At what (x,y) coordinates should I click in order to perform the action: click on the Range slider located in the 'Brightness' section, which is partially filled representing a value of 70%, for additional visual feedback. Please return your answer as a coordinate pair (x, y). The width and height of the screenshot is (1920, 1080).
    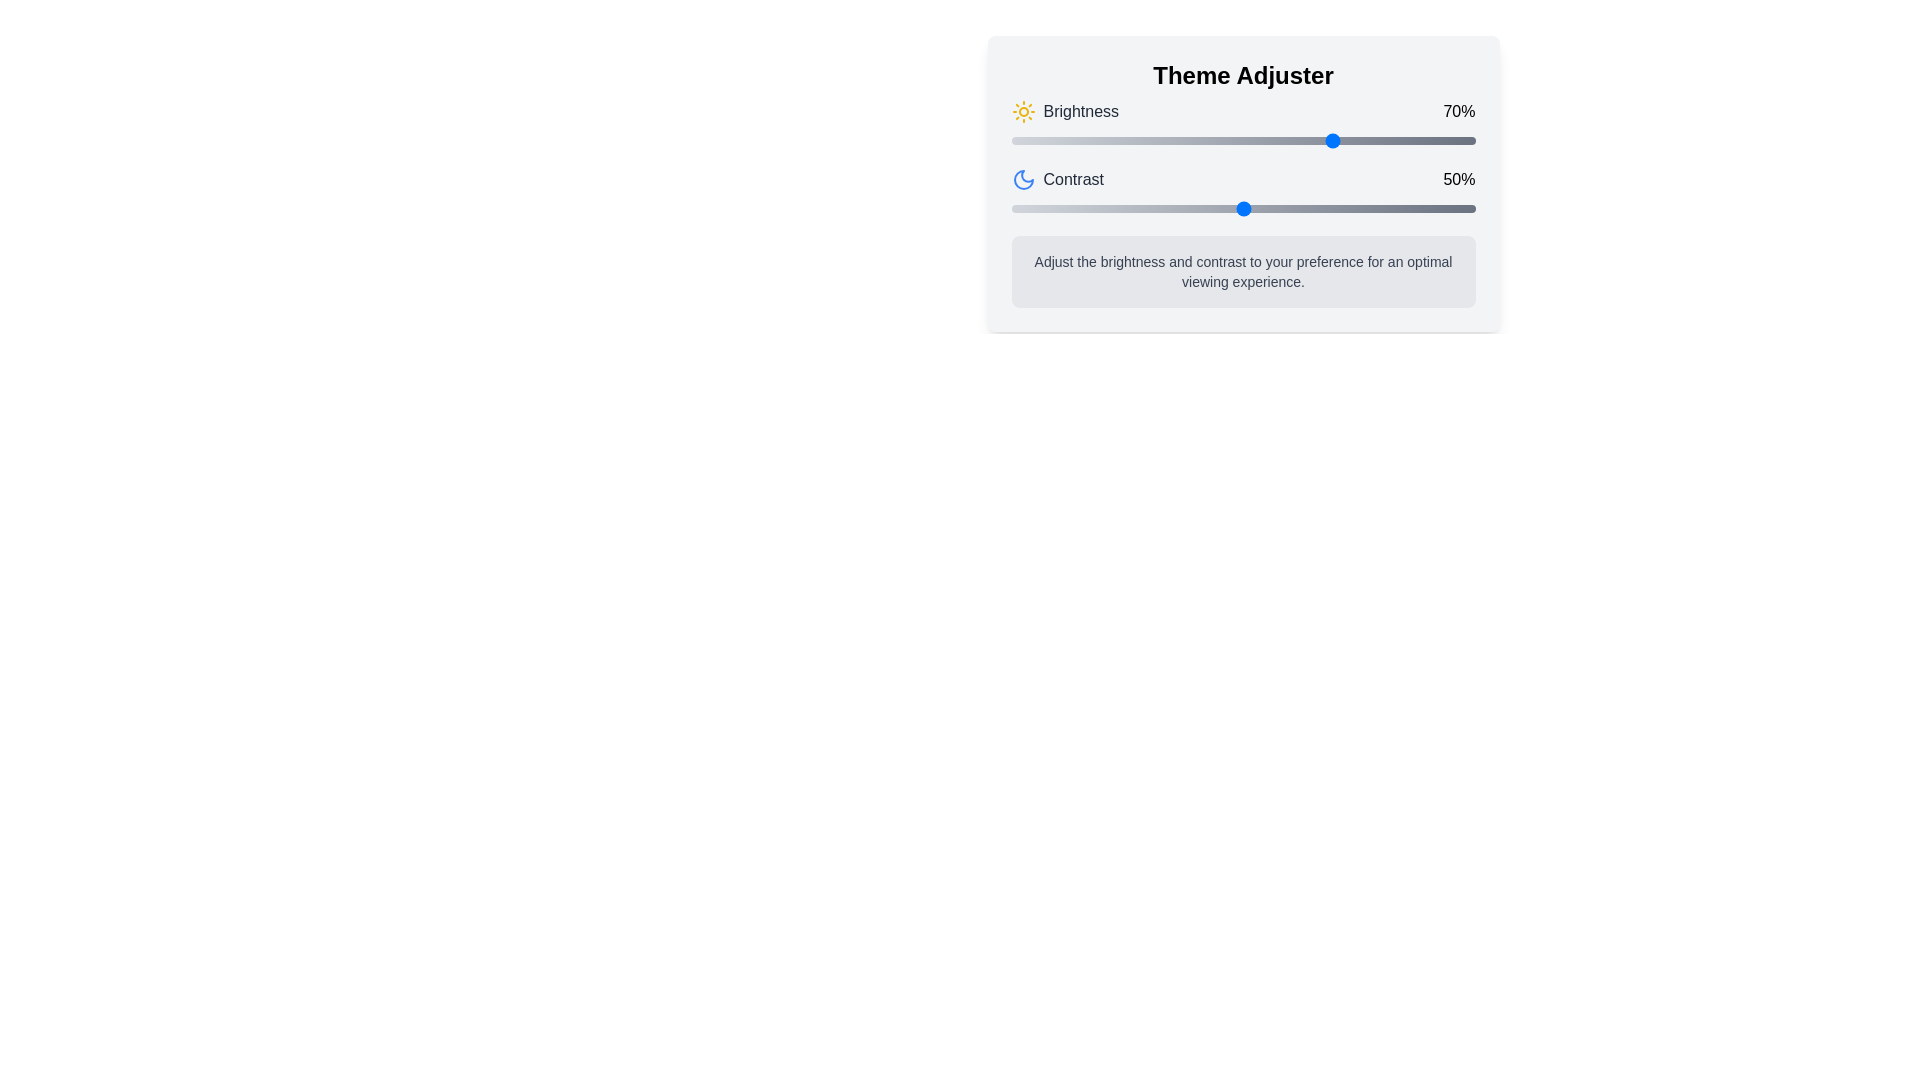
    Looking at the image, I should click on (1242, 140).